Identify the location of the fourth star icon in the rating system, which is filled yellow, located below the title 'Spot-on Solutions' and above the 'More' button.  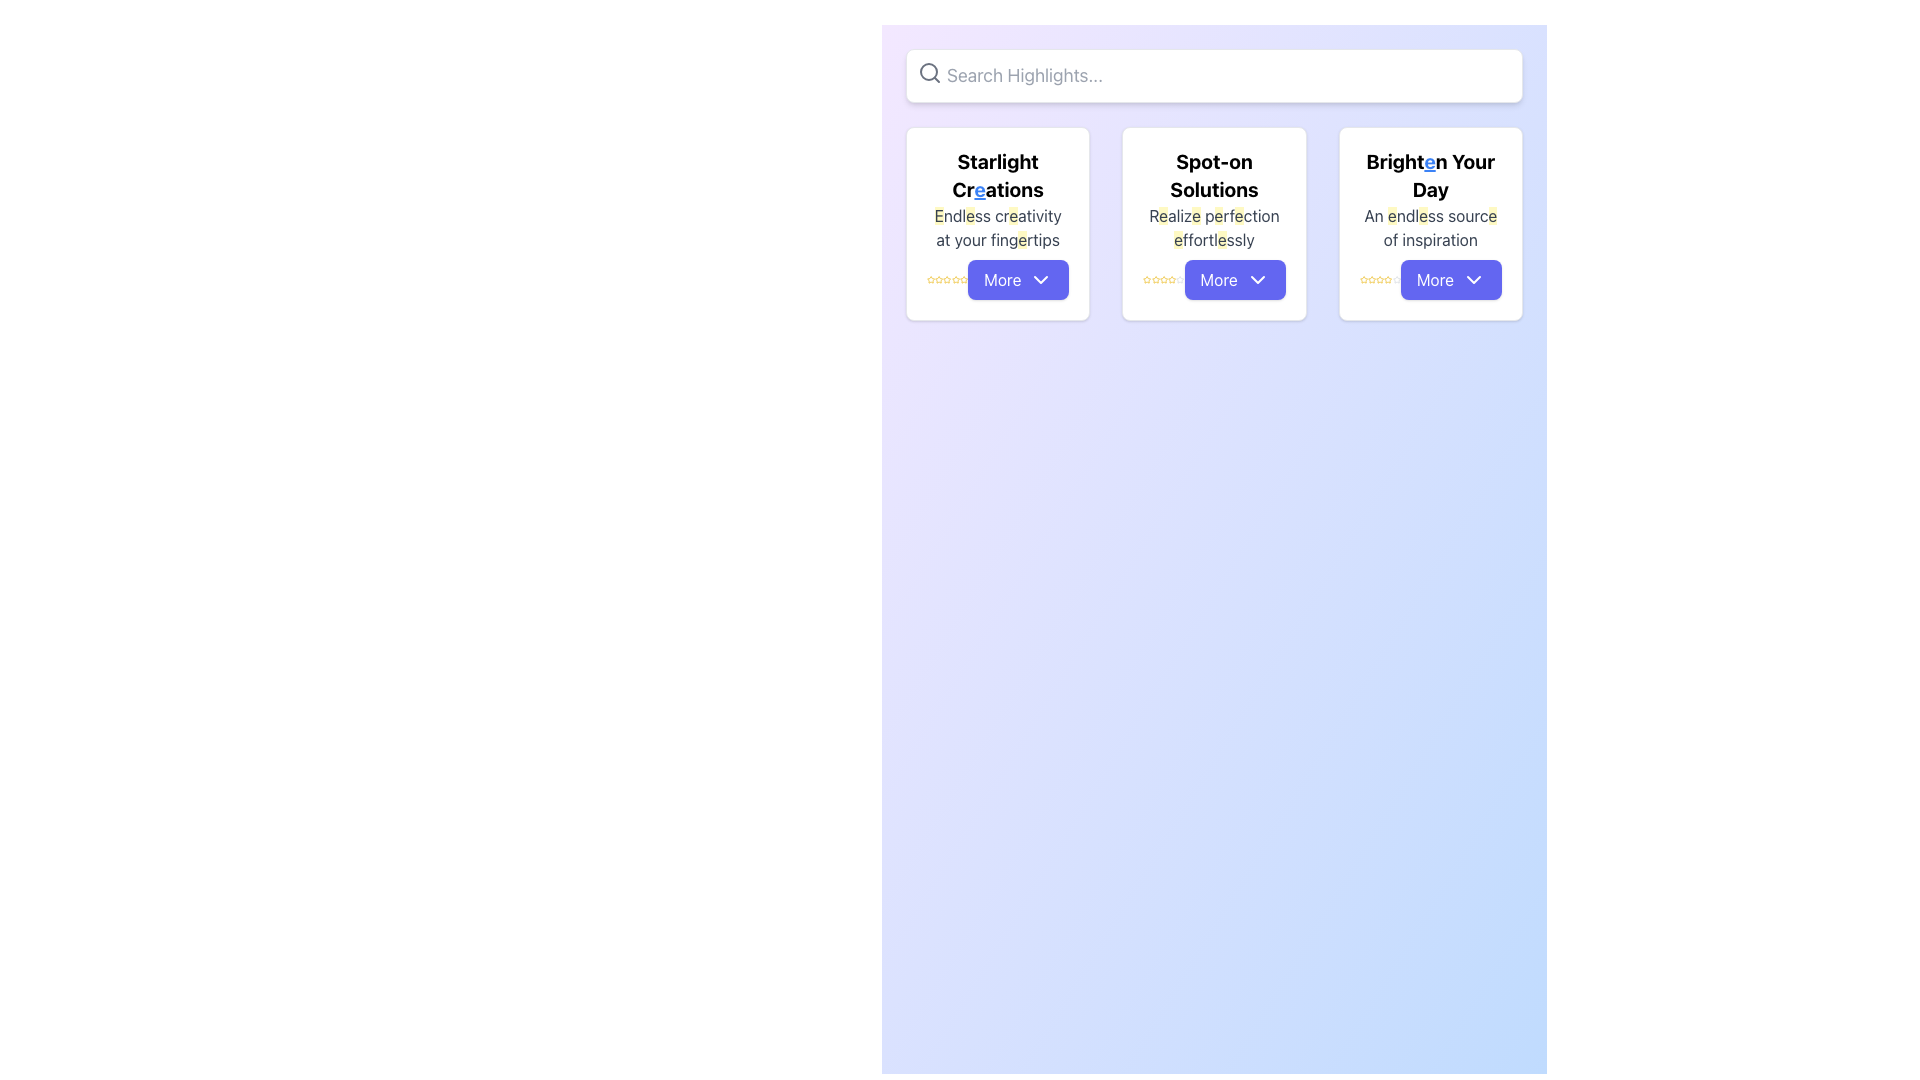
(1163, 280).